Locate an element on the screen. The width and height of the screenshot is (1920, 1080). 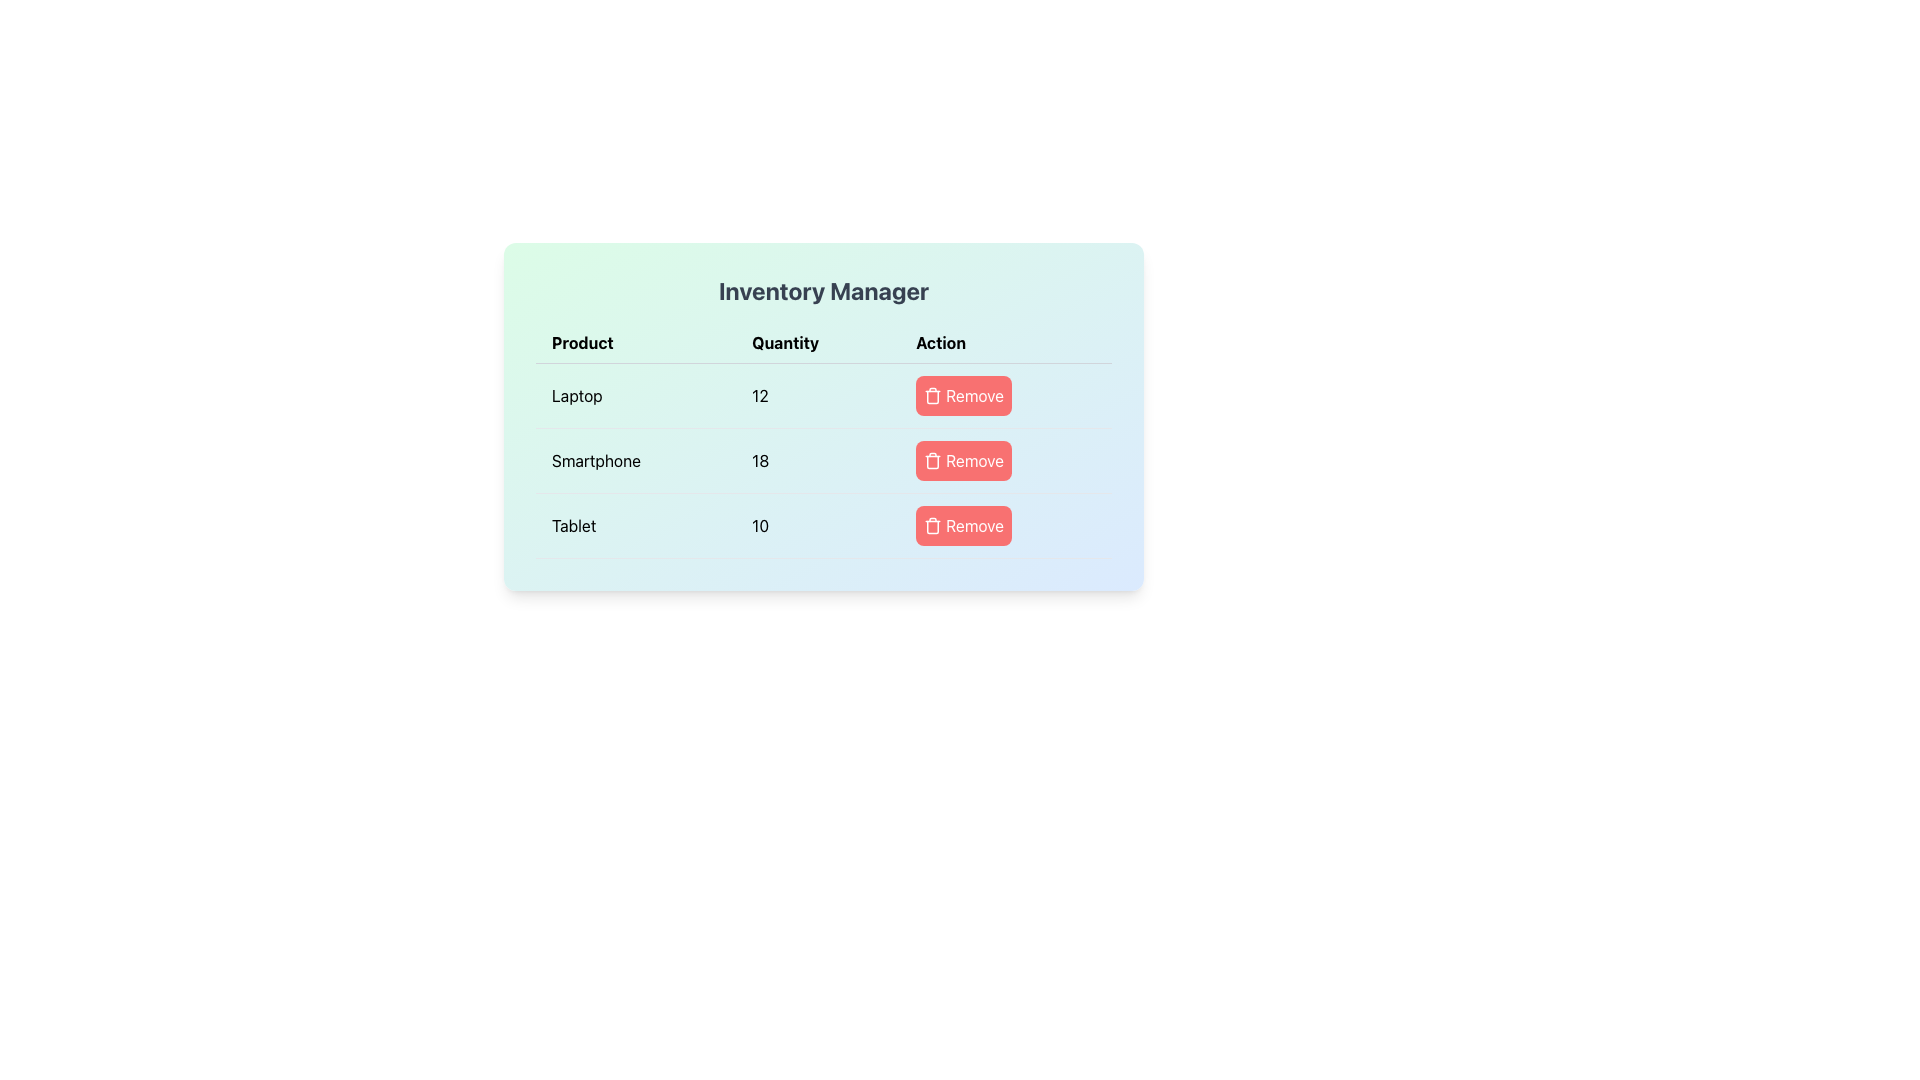
the second row of the inventory table, which displays product information and includes a remove button is located at coordinates (824, 439).